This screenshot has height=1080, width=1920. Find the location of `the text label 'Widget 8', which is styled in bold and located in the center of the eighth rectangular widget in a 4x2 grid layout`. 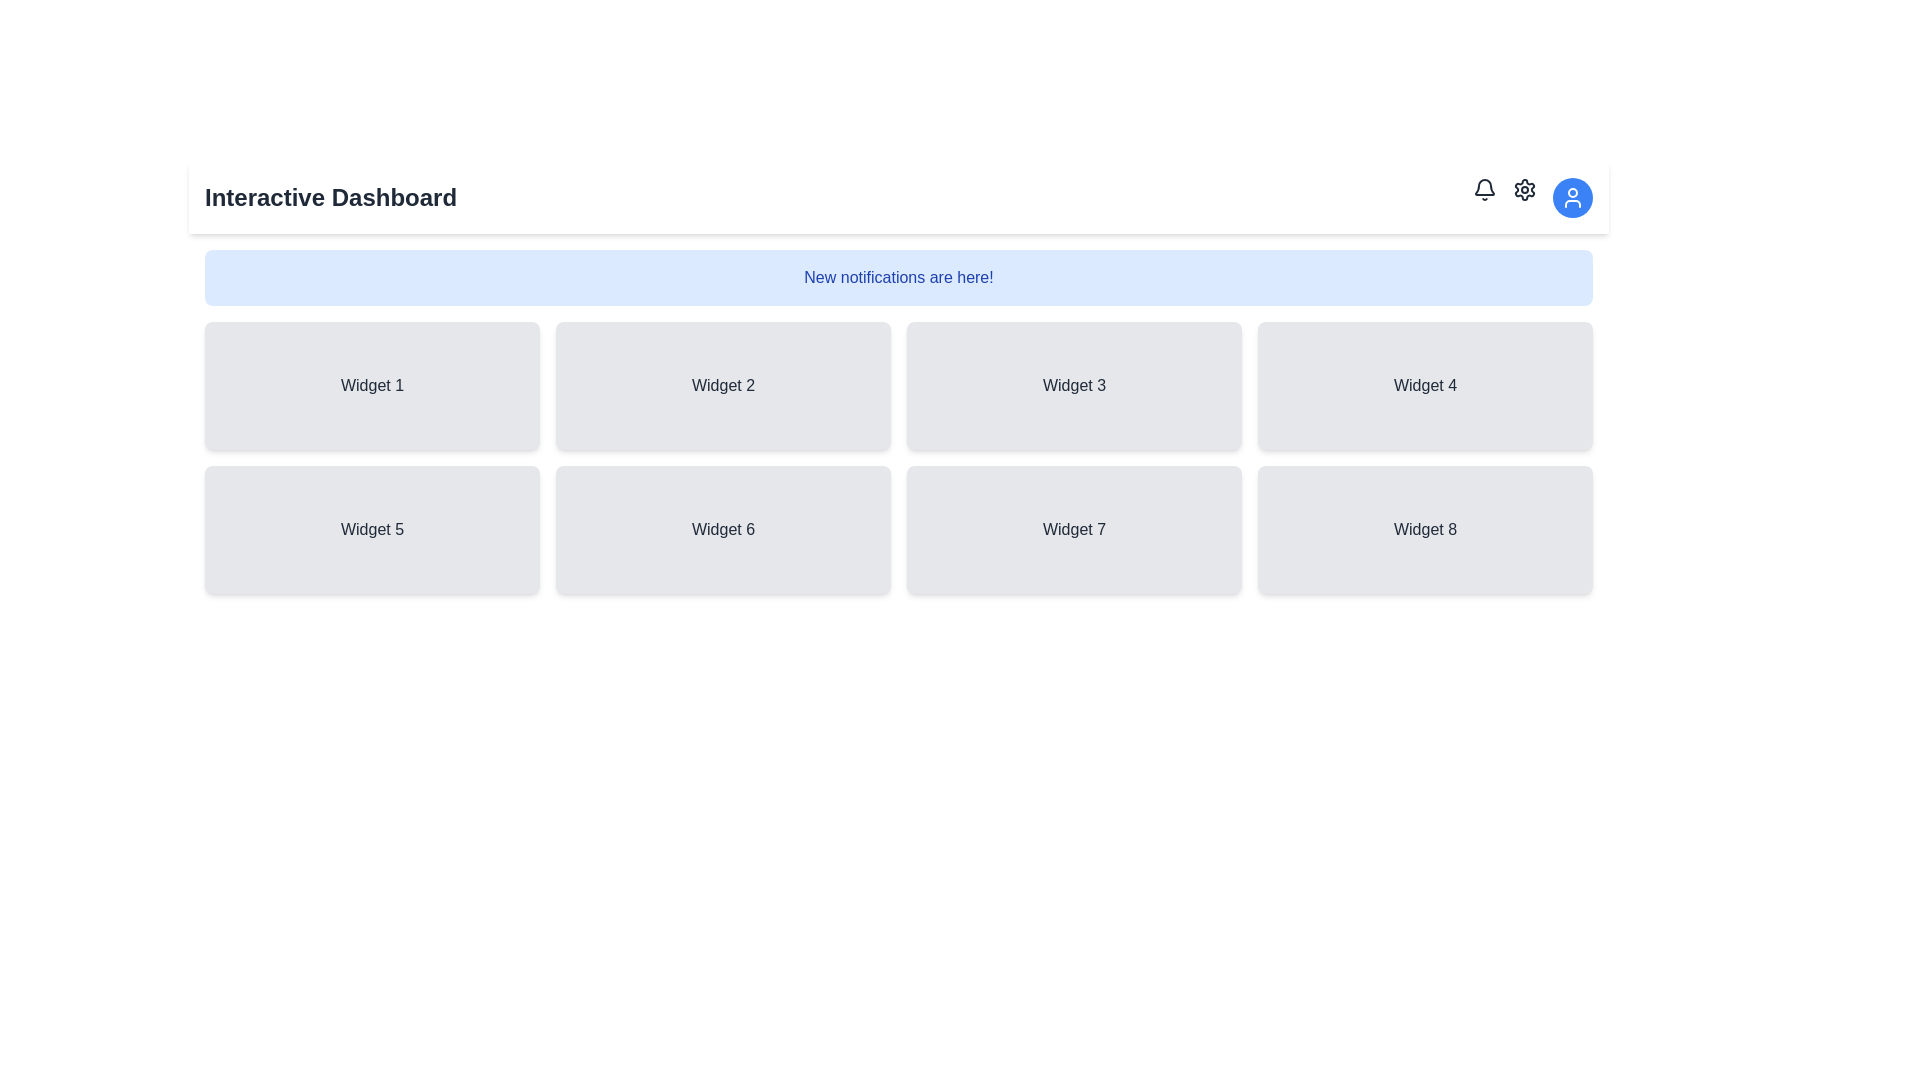

the text label 'Widget 8', which is styled in bold and located in the center of the eighth rectangular widget in a 4x2 grid layout is located at coordinates (1424, 528).